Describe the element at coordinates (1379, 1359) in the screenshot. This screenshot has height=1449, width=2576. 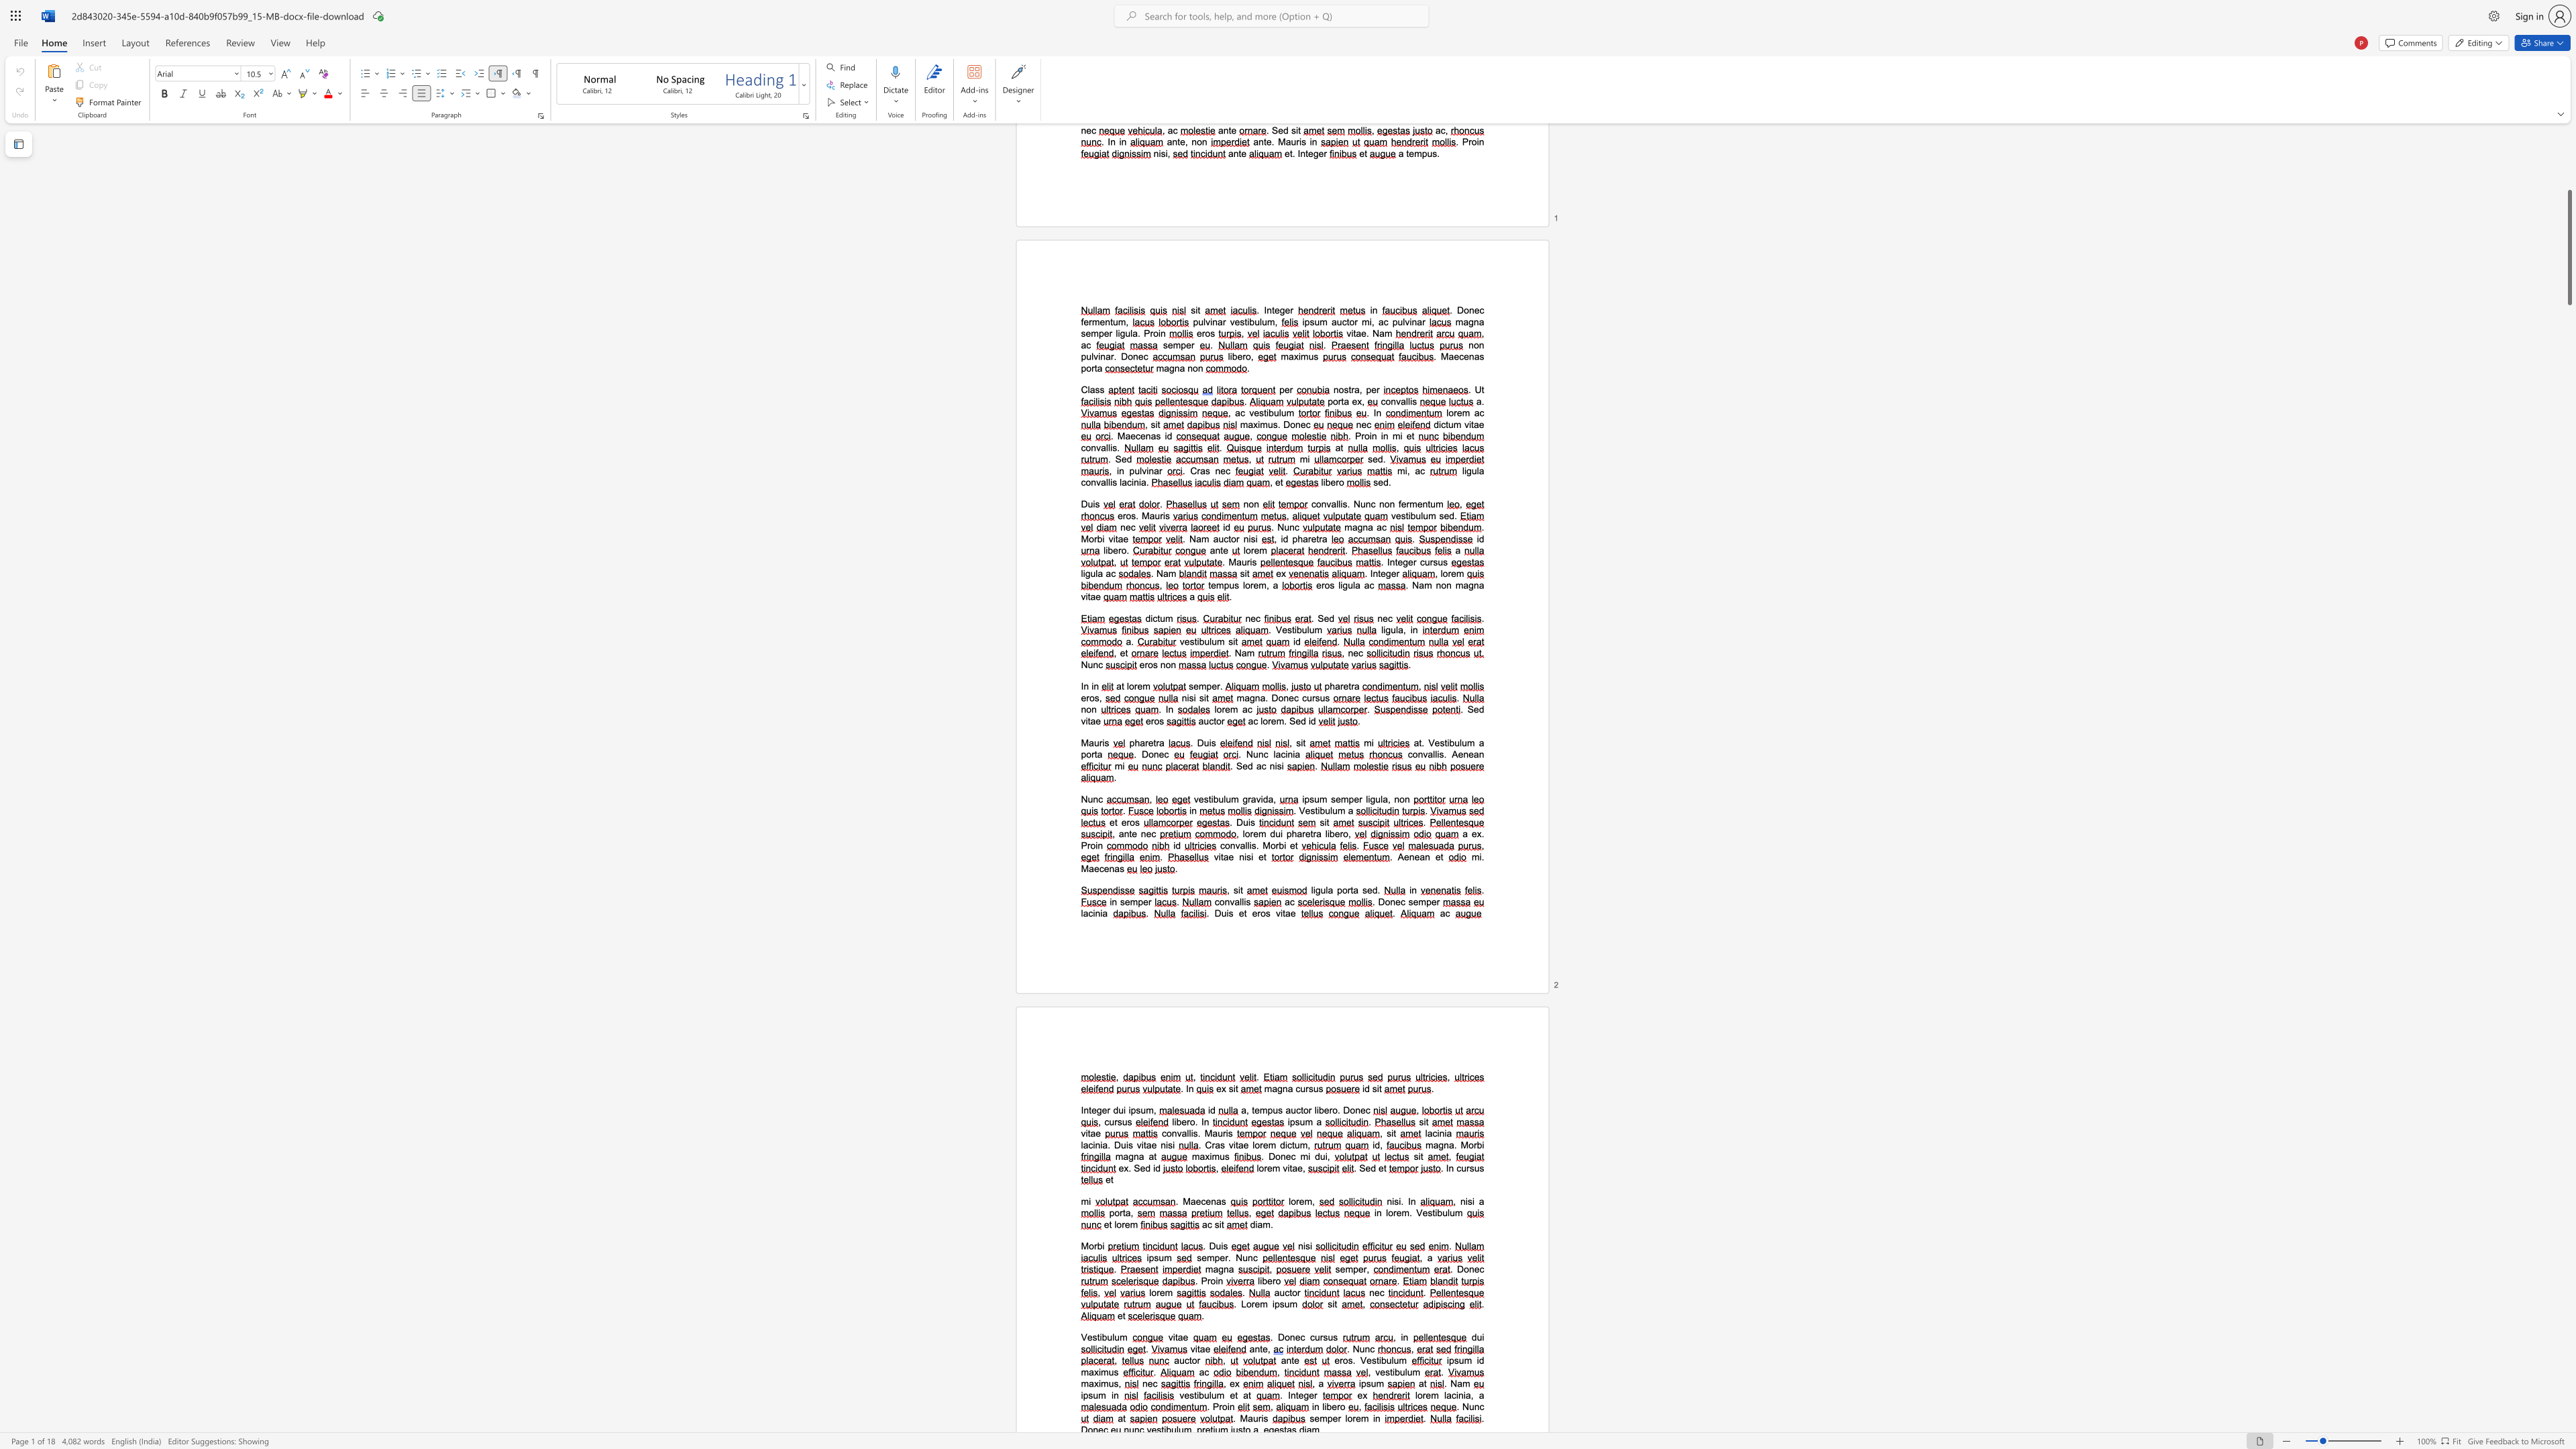
I see `the 1th character "i" in the text` at that location.